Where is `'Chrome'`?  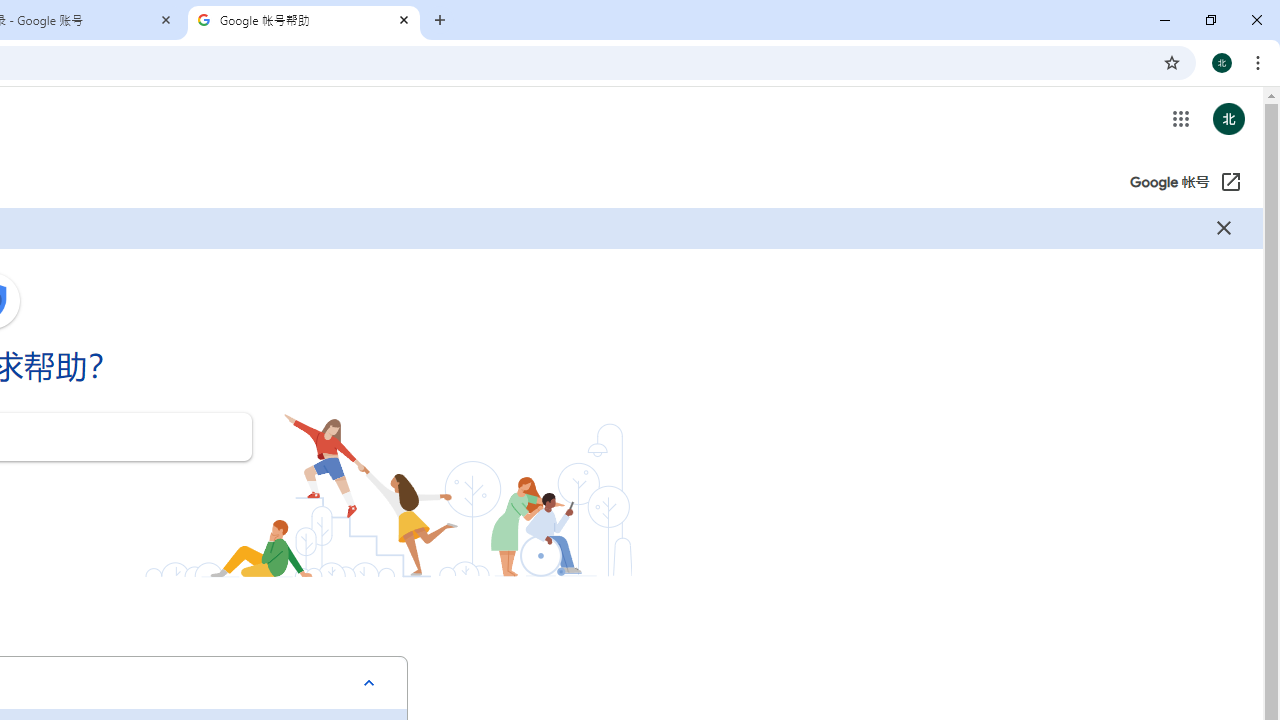 'Chrome' is located at coordinates (1259, 61).